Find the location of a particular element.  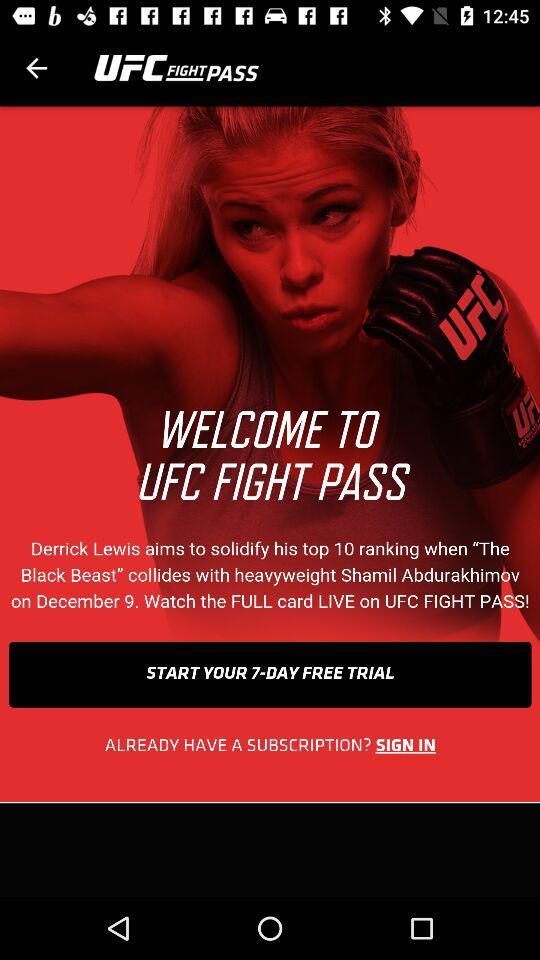

go back is located at coordinates (36, 68).